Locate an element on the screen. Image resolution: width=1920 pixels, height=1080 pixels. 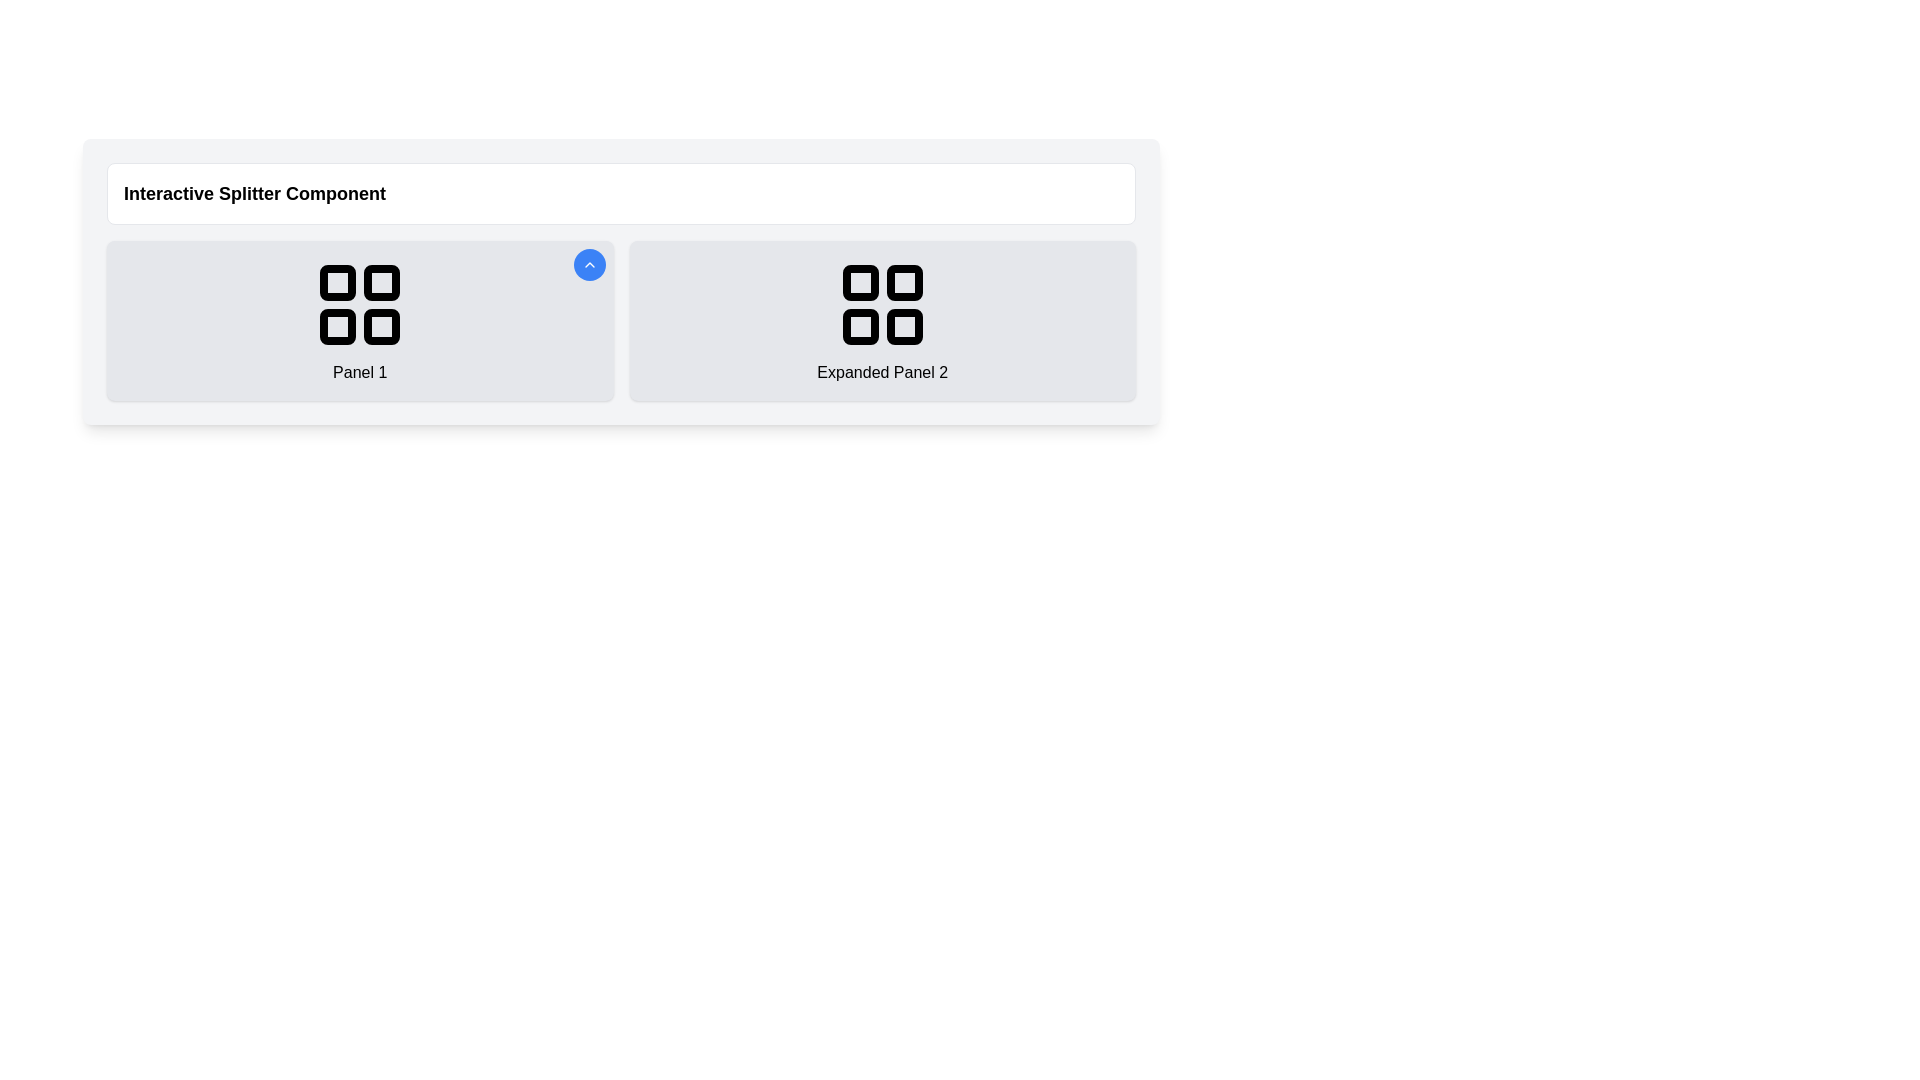
the second square-shaped Grid Cell located in the top-right corner of the 2x2 grid in the 'Expanded Panel 2' section is located at coordinates (903, 282).